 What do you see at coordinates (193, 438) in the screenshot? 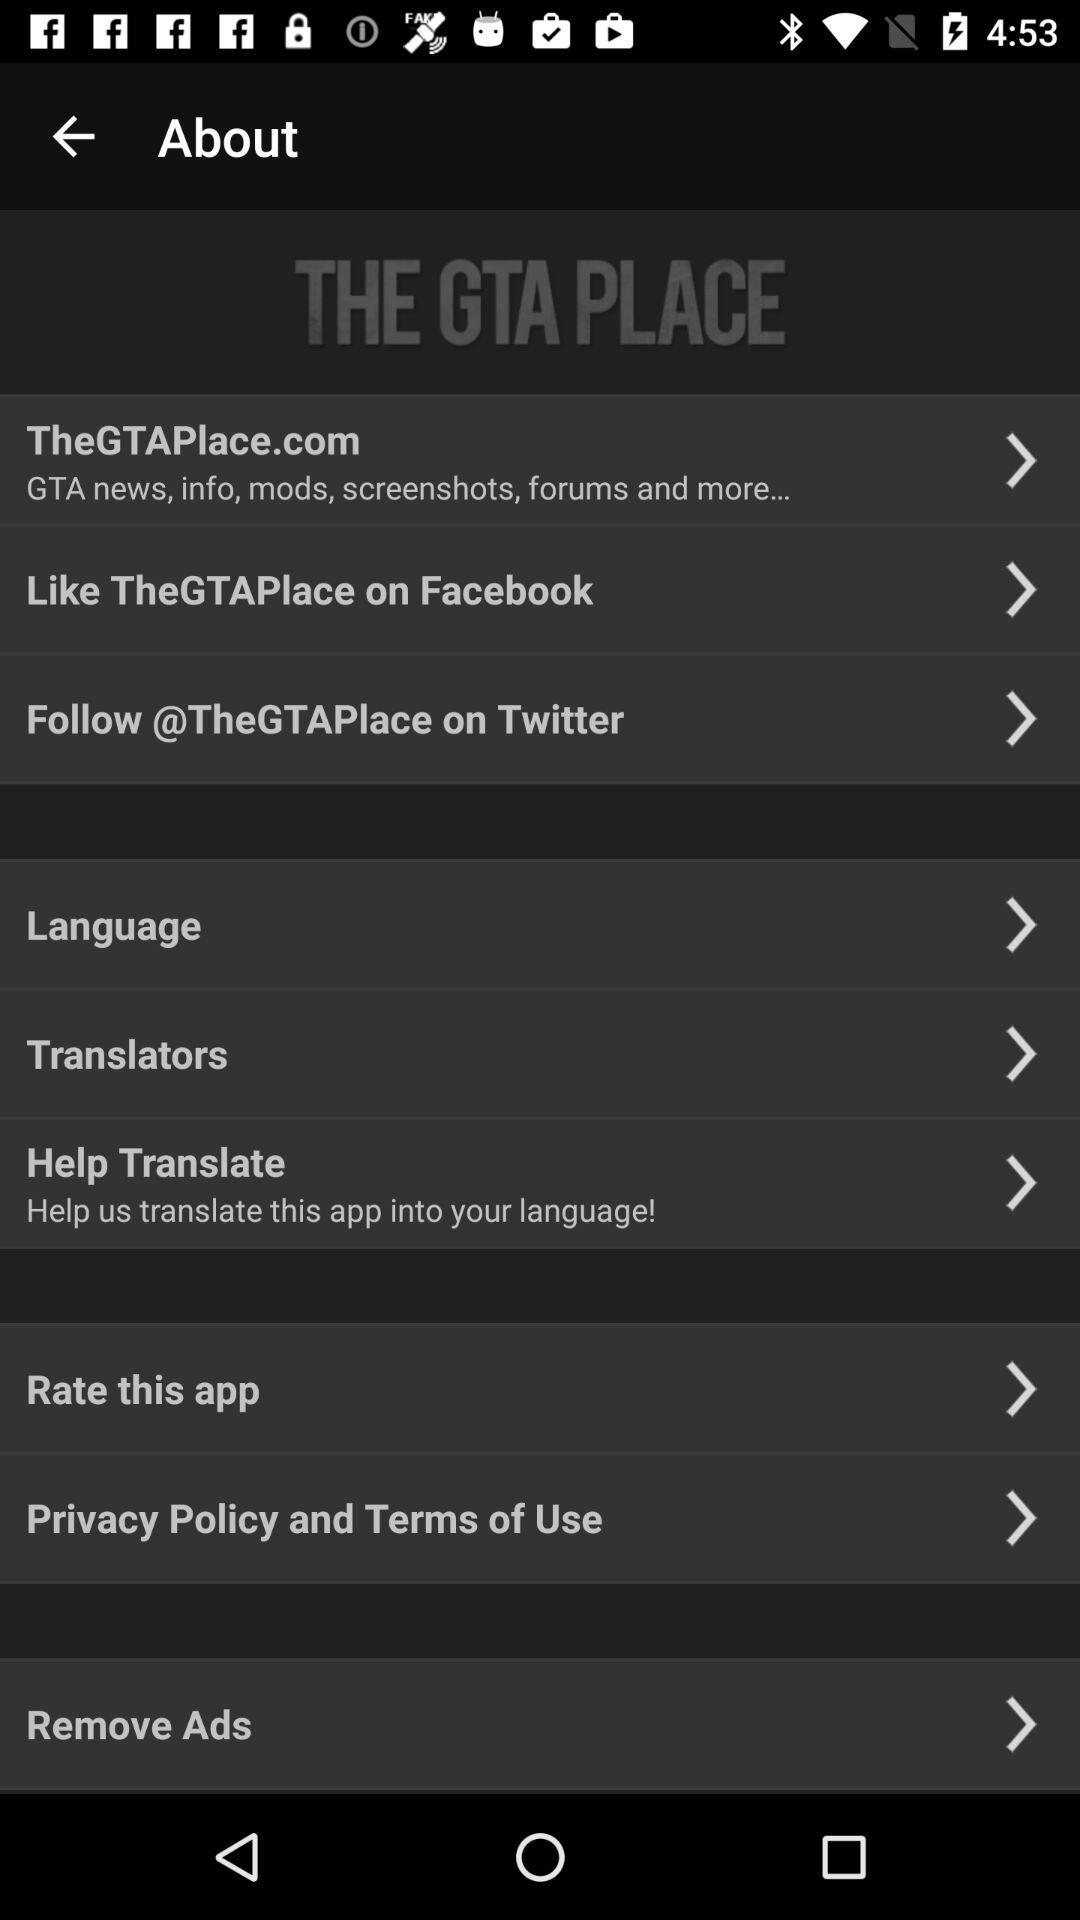
I see `item above gta news info` at bounding box center [193, 438].